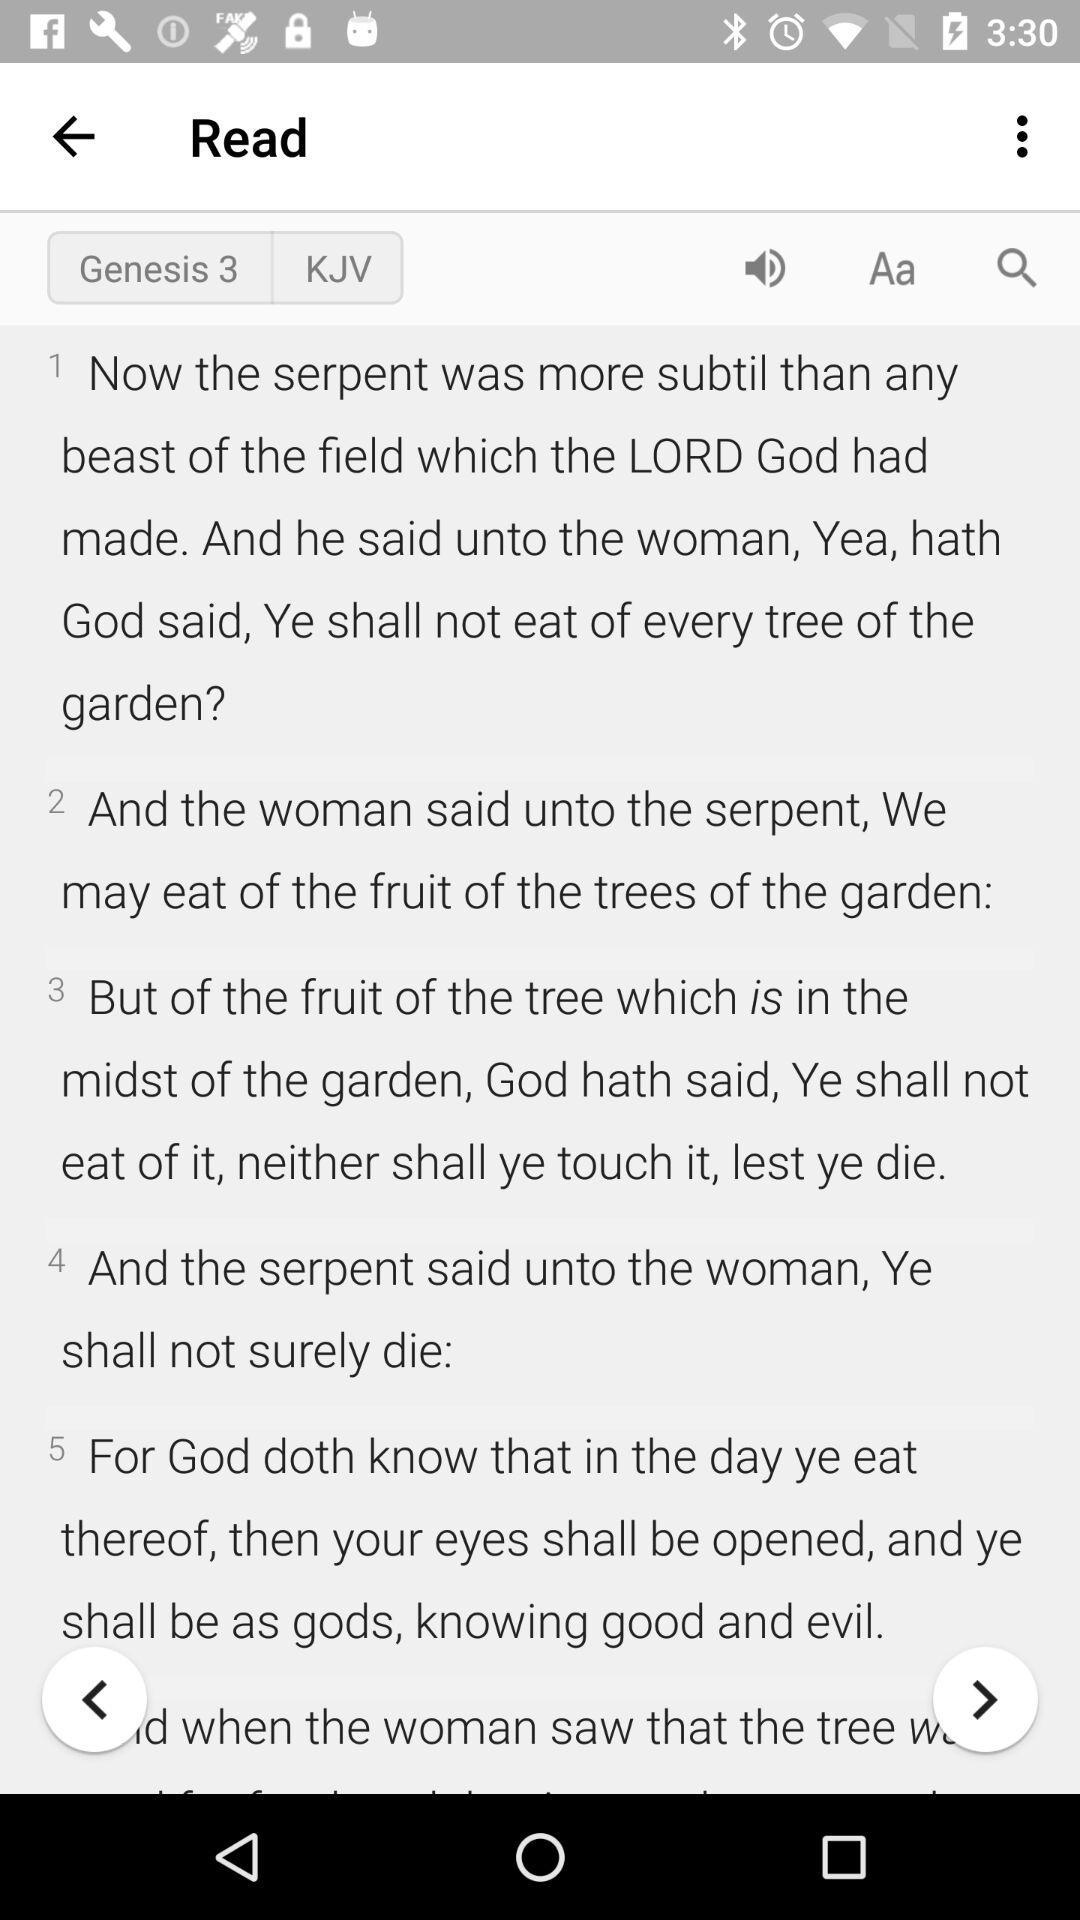 Image resolution: width=1080 pixels, height=1920 pixels. What do you see at coordinates (890, 266) in the screenshot?
I see `change font properties` at bounding box center [890, 266].